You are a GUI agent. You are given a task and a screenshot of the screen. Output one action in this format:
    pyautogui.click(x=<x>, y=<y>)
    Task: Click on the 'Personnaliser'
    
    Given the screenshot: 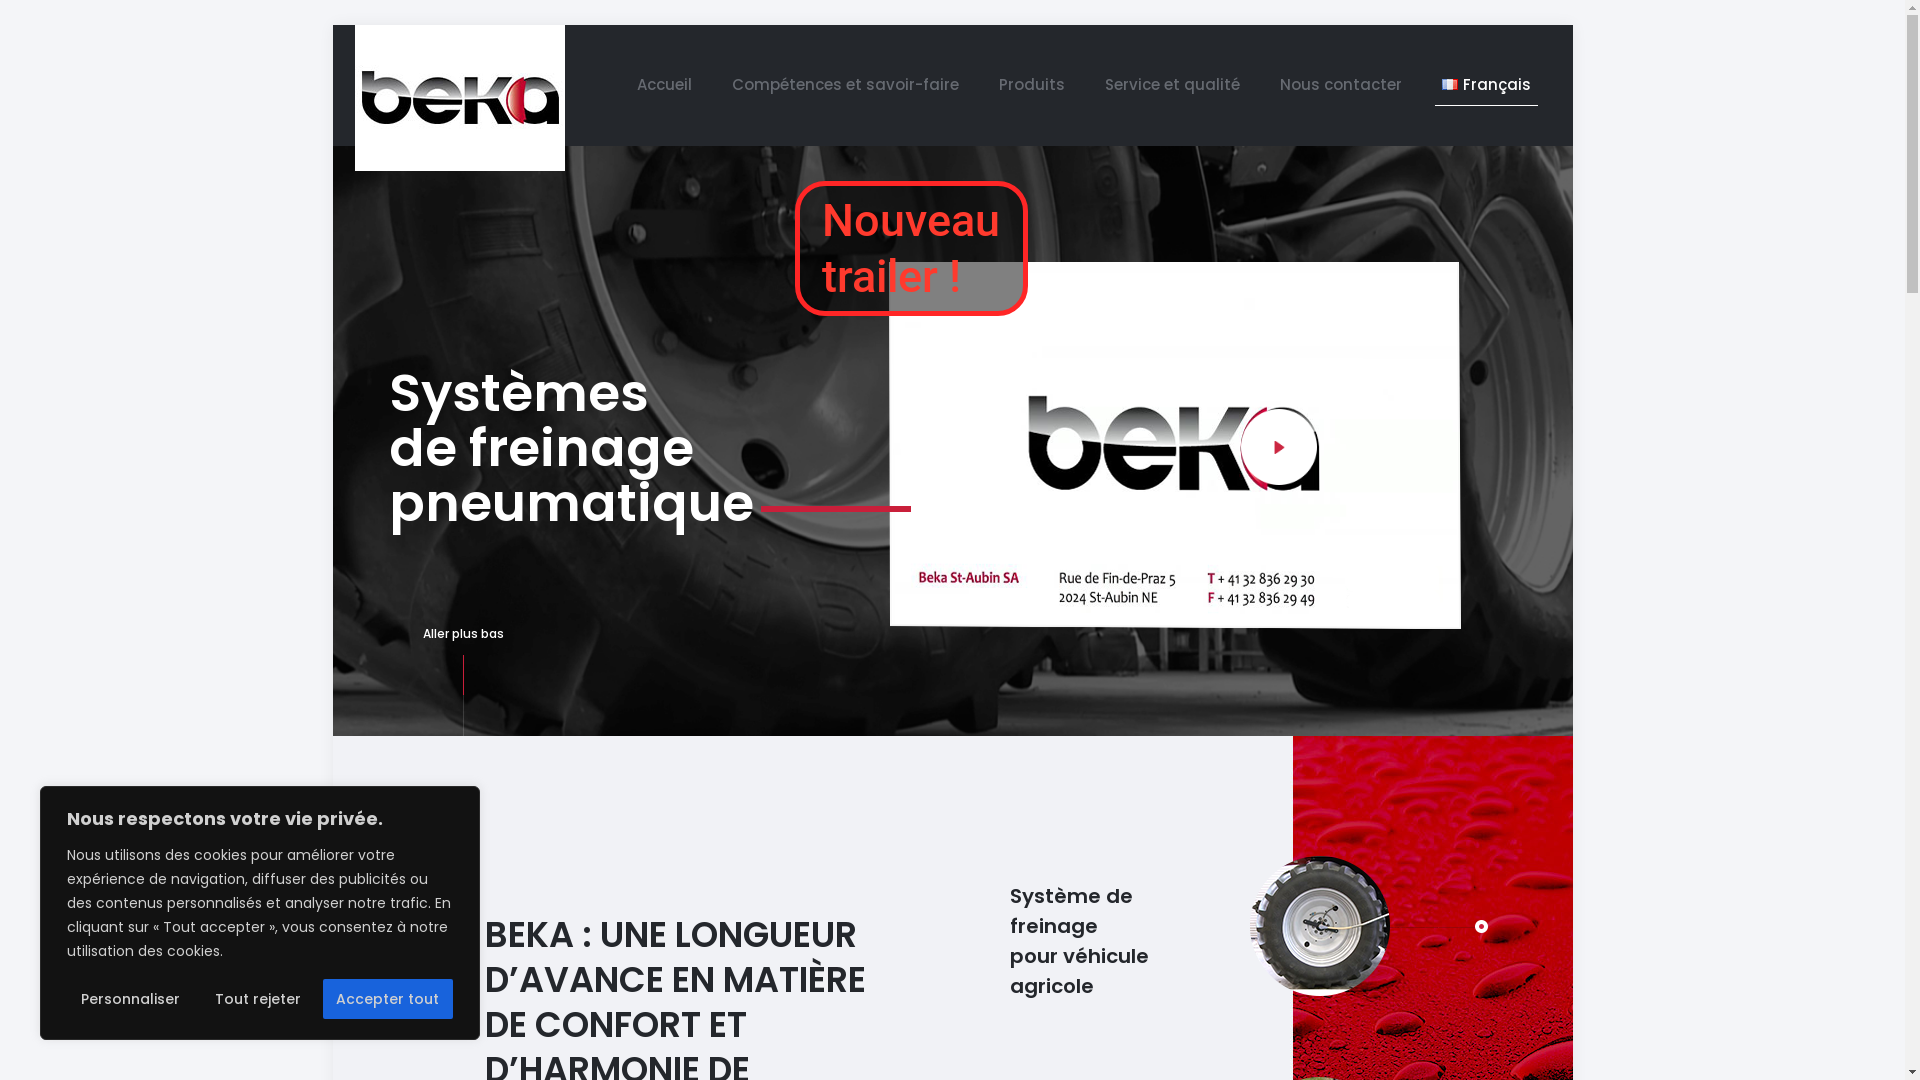 What is the action you would take?
    pyautogui.click(x=128, y=999)
    